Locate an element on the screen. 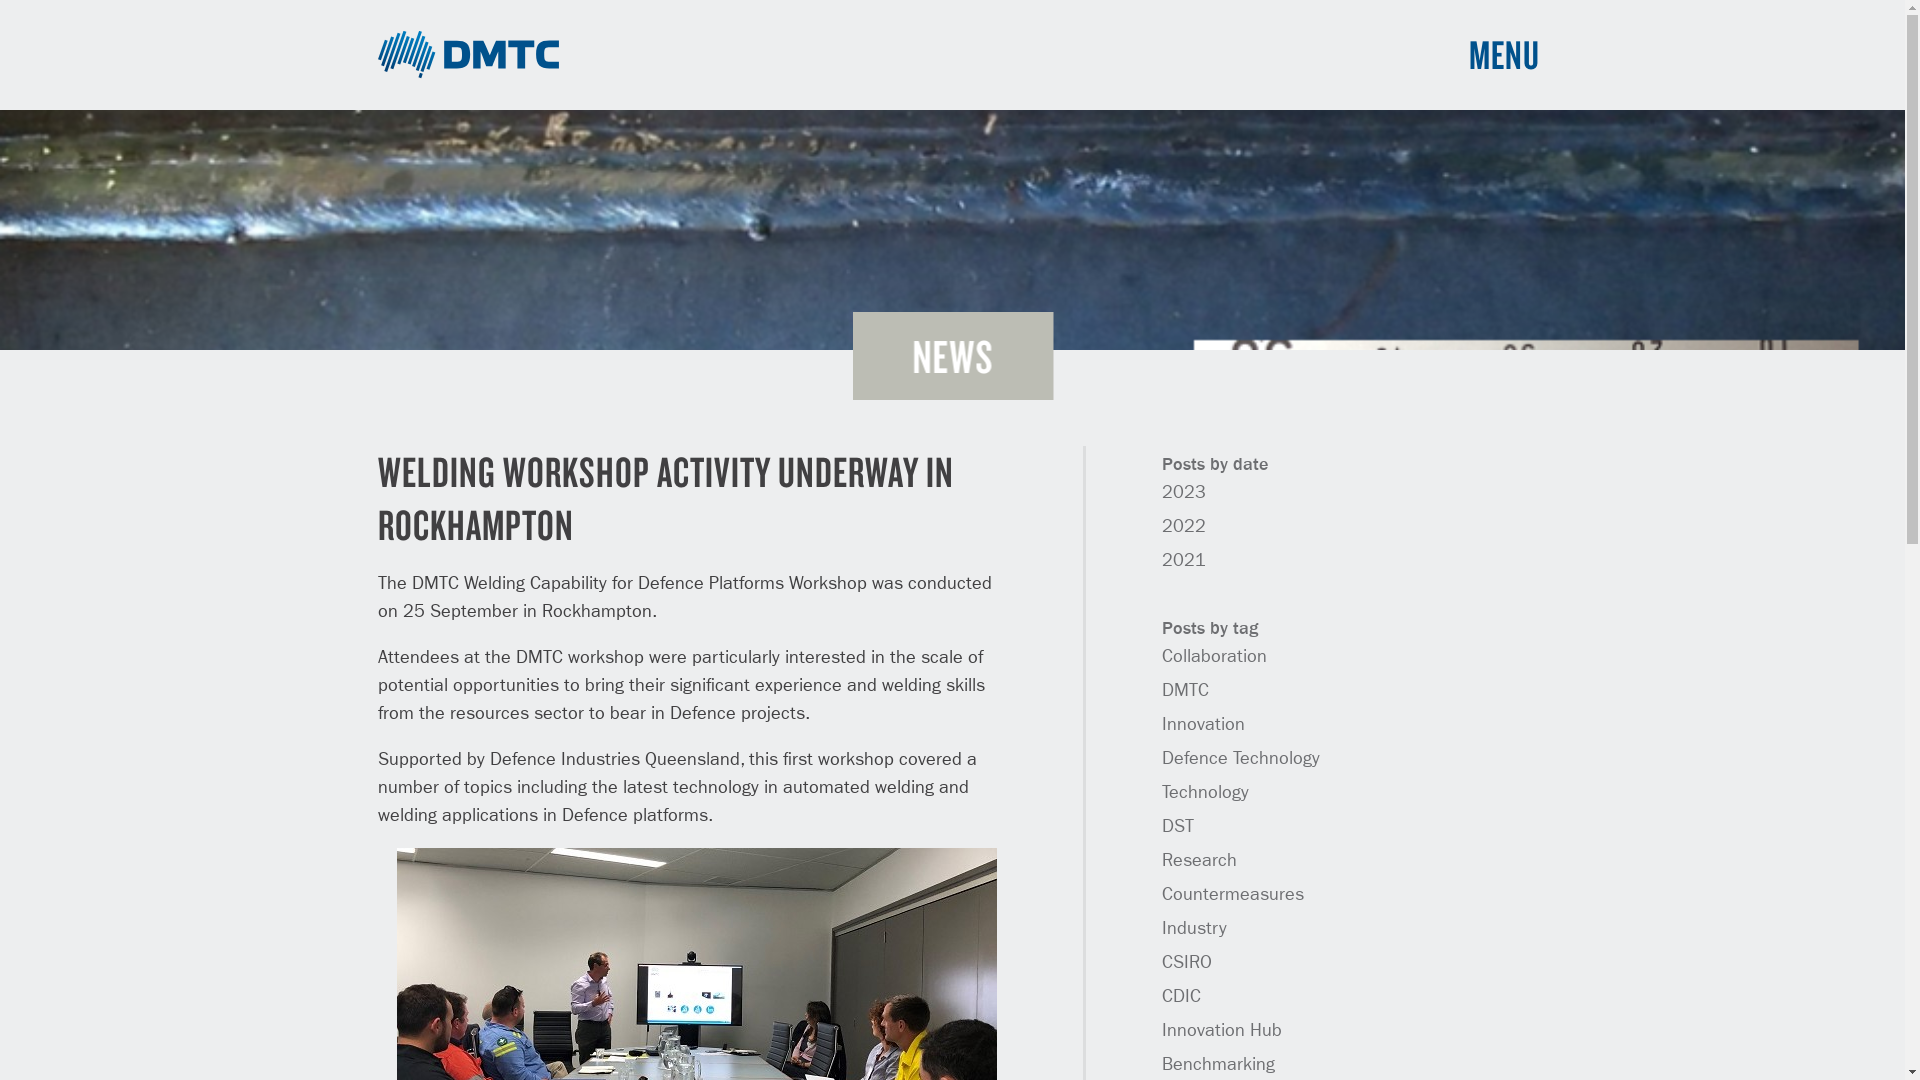 Image resolution: width=1920 pixels, height=1080 pixels. 'Research' is located at coordinates (1199, 859).